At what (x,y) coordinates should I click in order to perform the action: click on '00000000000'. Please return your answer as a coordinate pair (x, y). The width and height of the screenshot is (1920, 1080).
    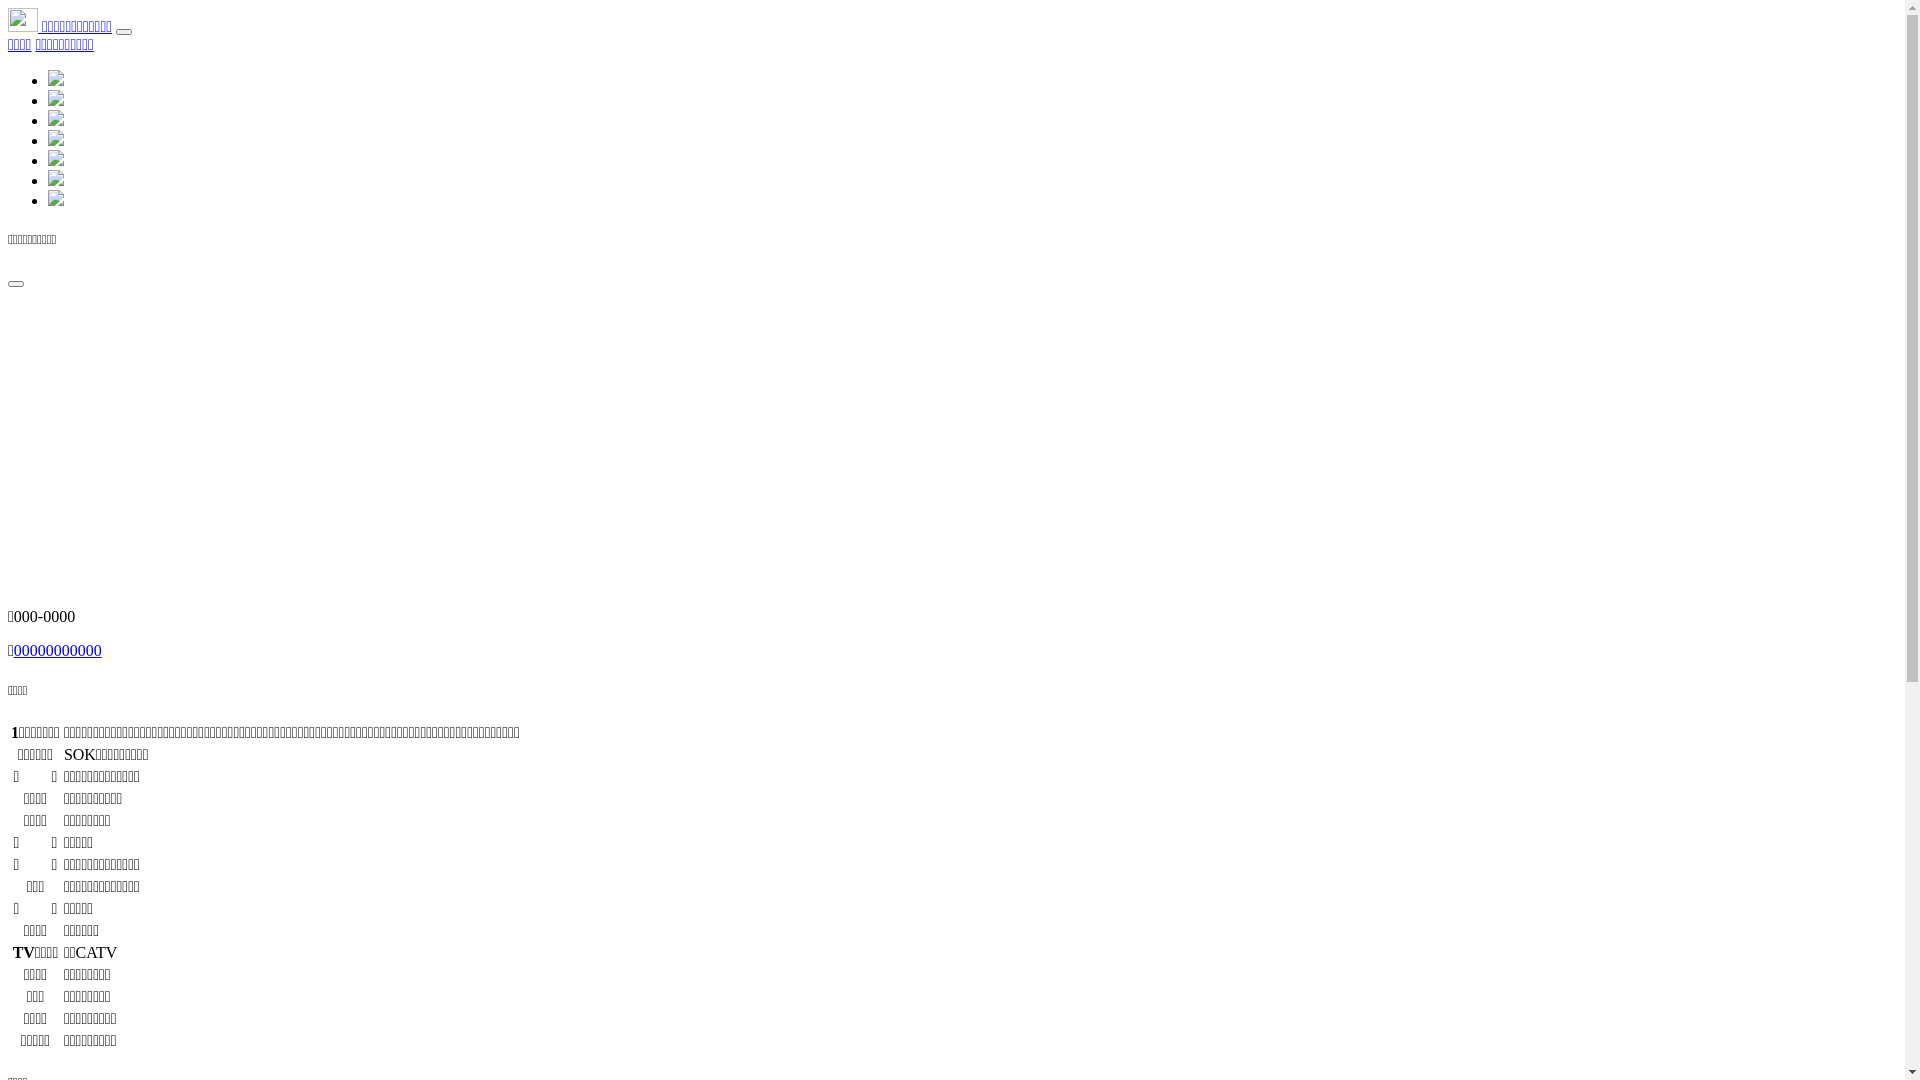
    Looking at the image, I should click on (57, 650).